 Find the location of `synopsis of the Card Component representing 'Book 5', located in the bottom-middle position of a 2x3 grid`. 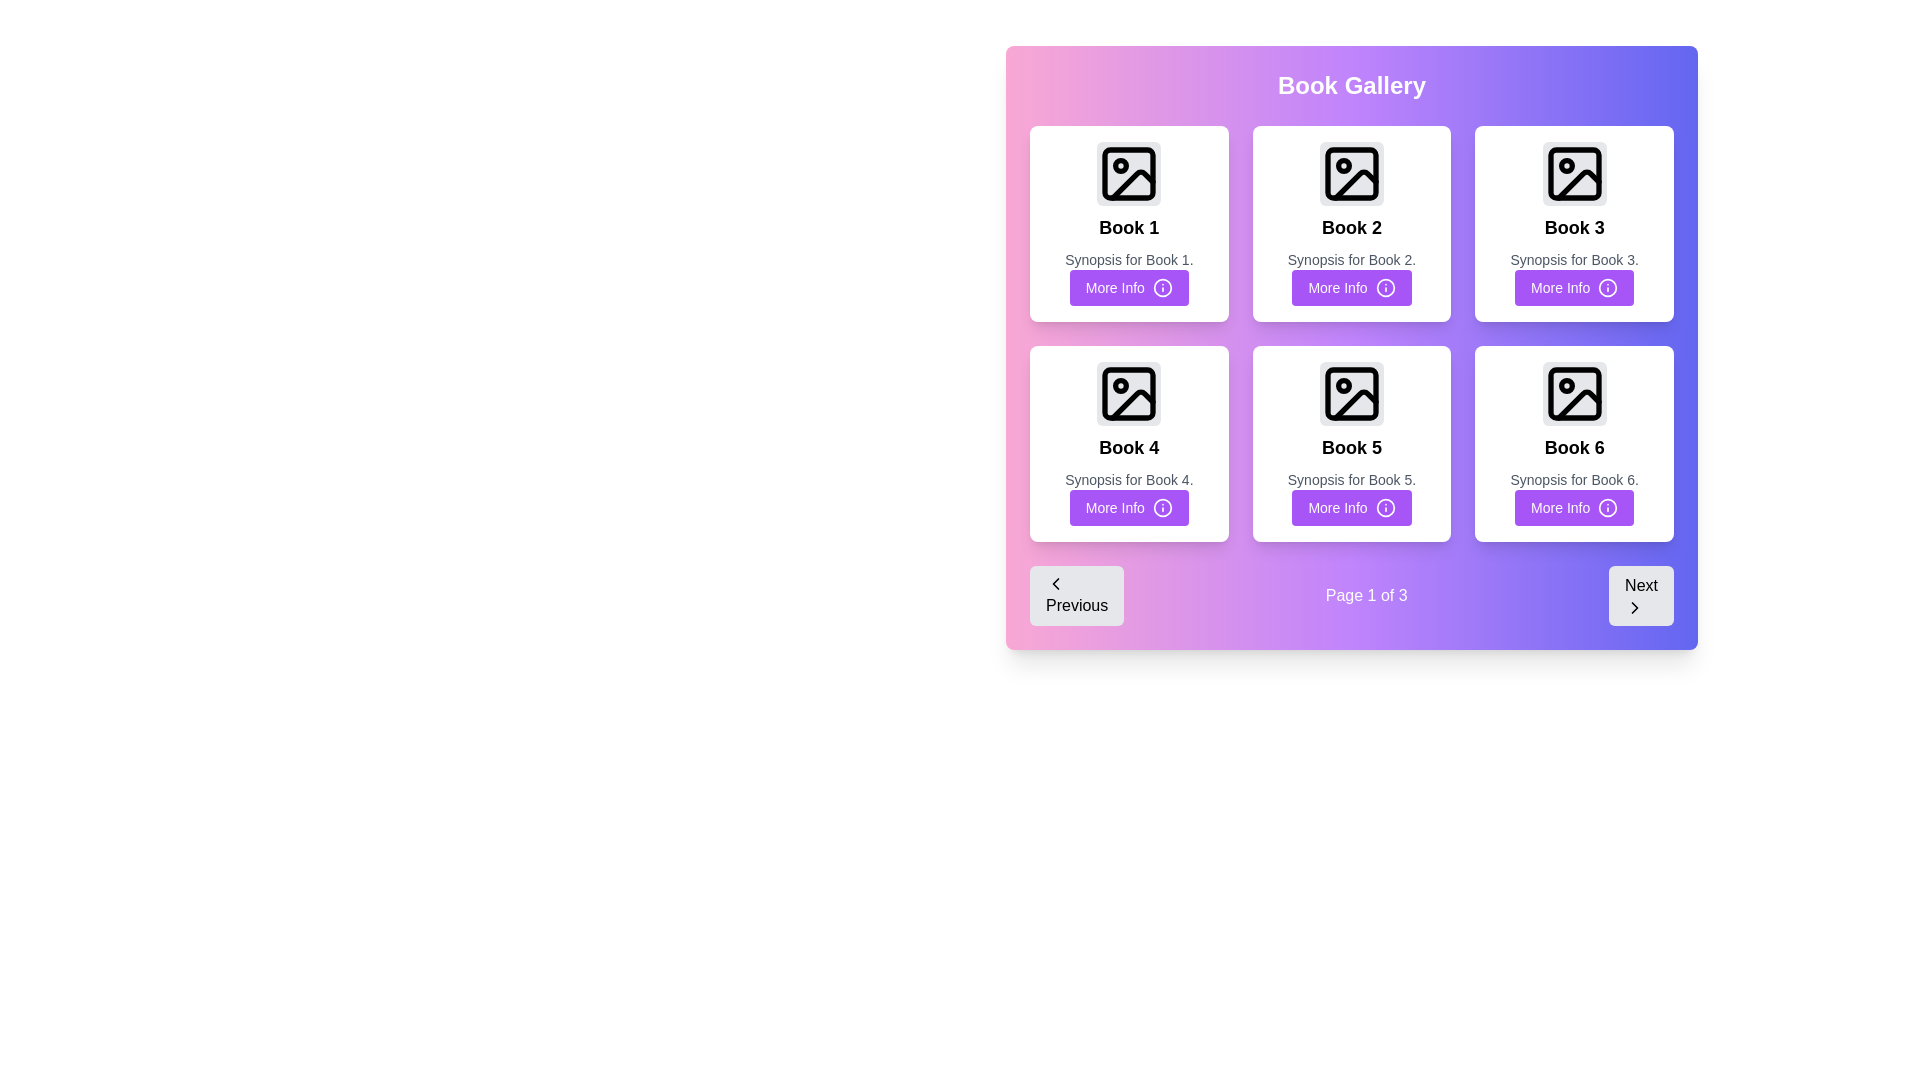

synopsis of the Card Component representing 'Book 5', located in the bottom-middle position of a 2x3 grid is located at coordinates (1352, 442).